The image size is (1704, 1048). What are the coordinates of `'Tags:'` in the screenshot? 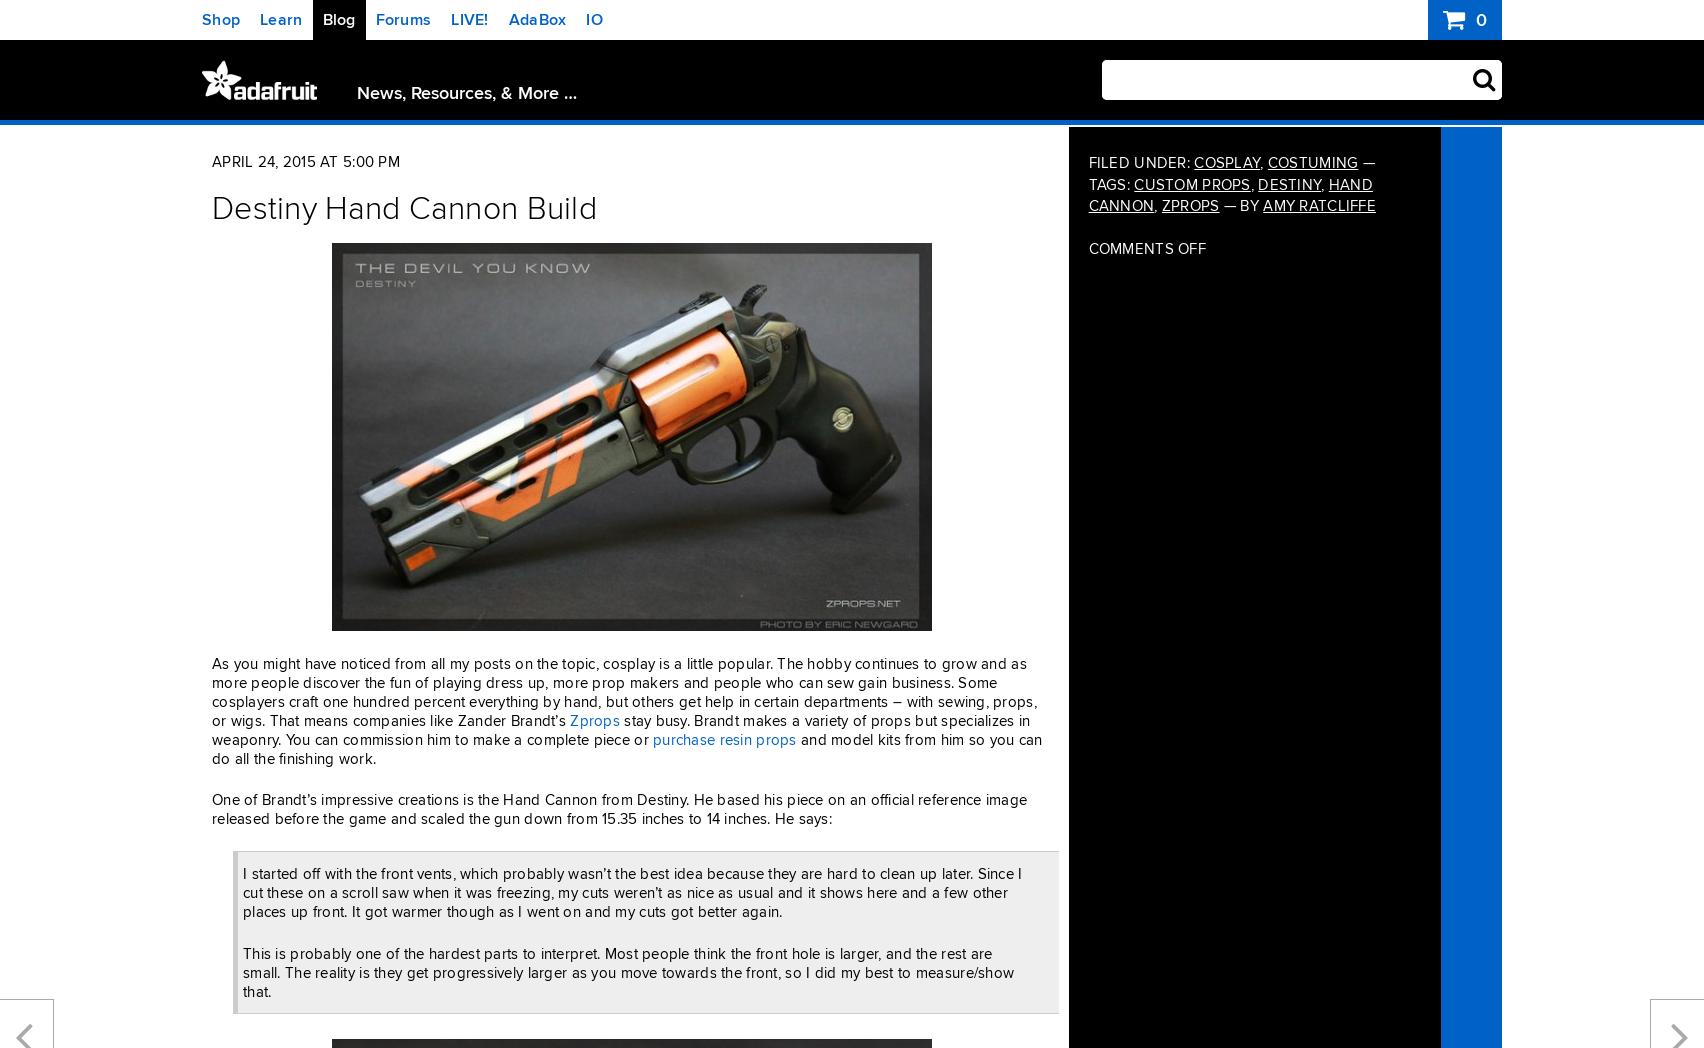 It's located at (1110, 182).